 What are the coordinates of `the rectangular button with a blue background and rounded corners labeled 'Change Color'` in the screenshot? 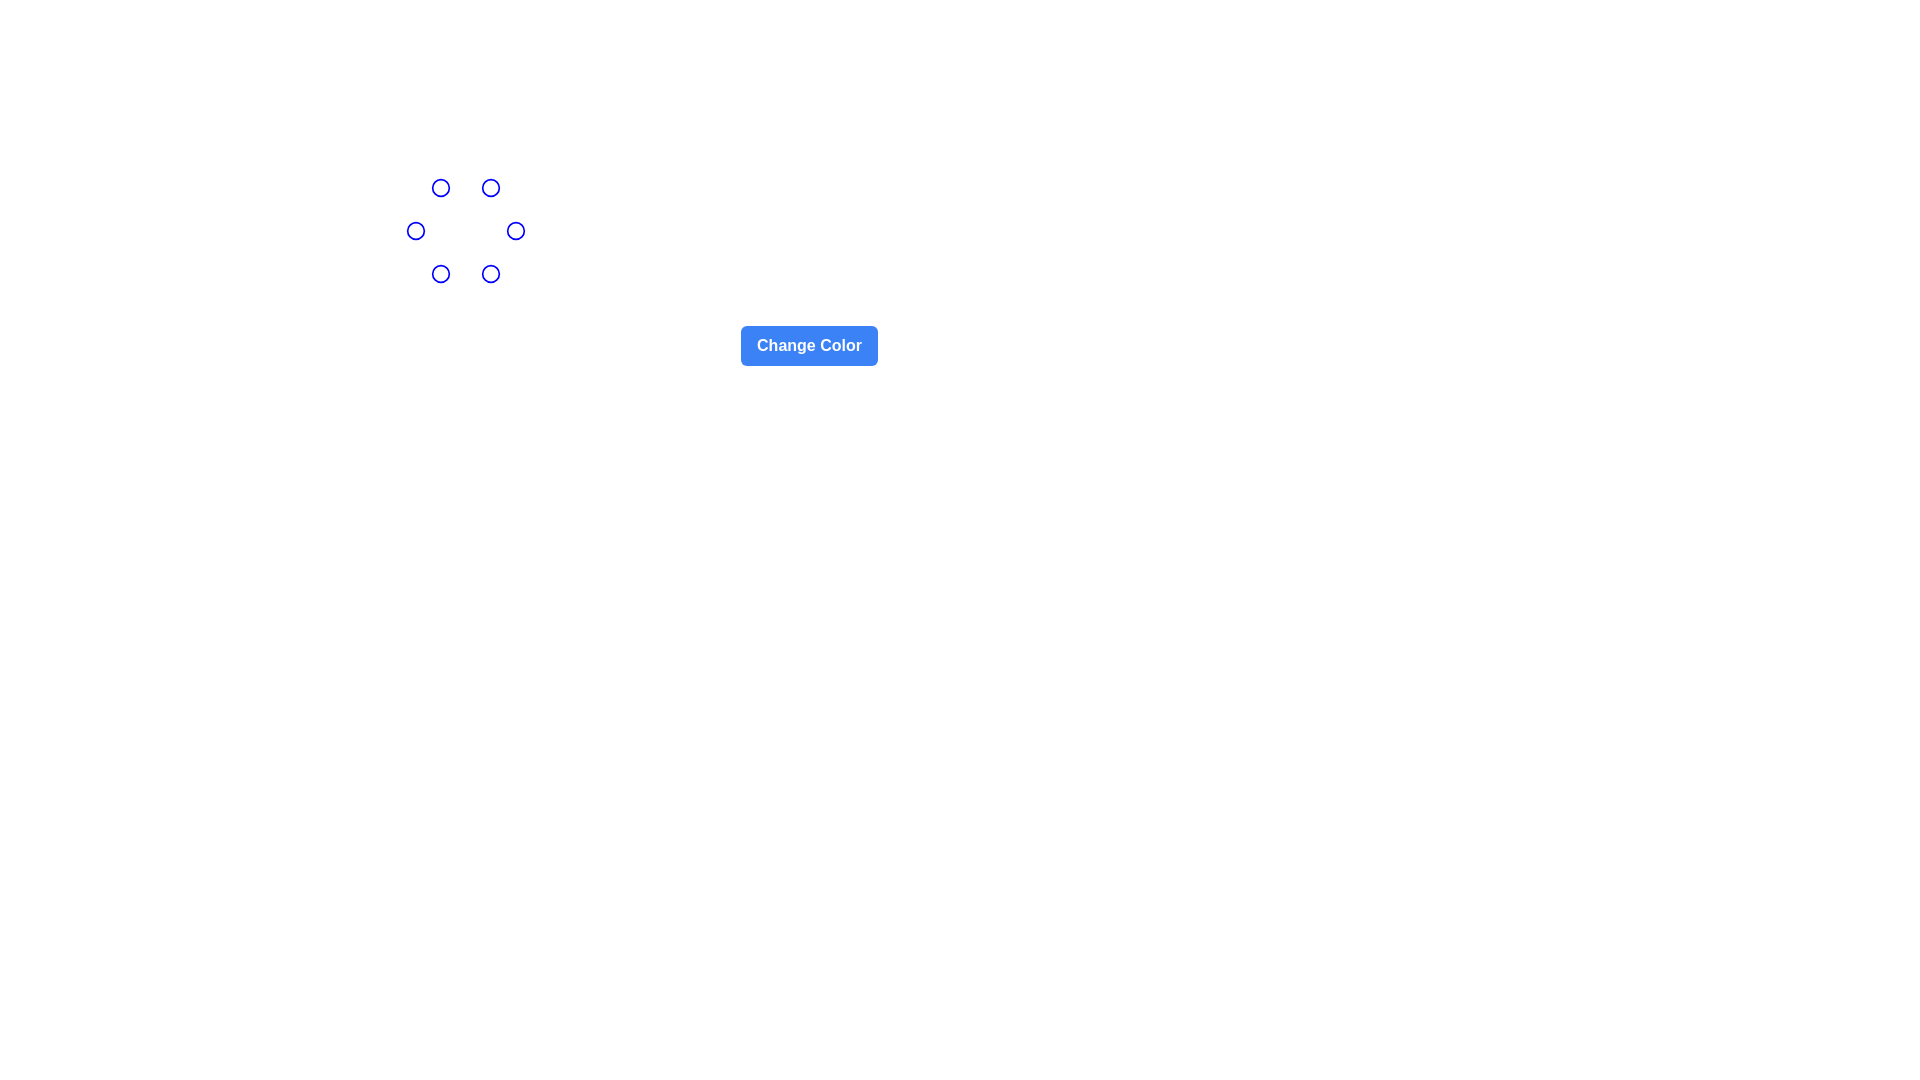 It's located at (809, 345).